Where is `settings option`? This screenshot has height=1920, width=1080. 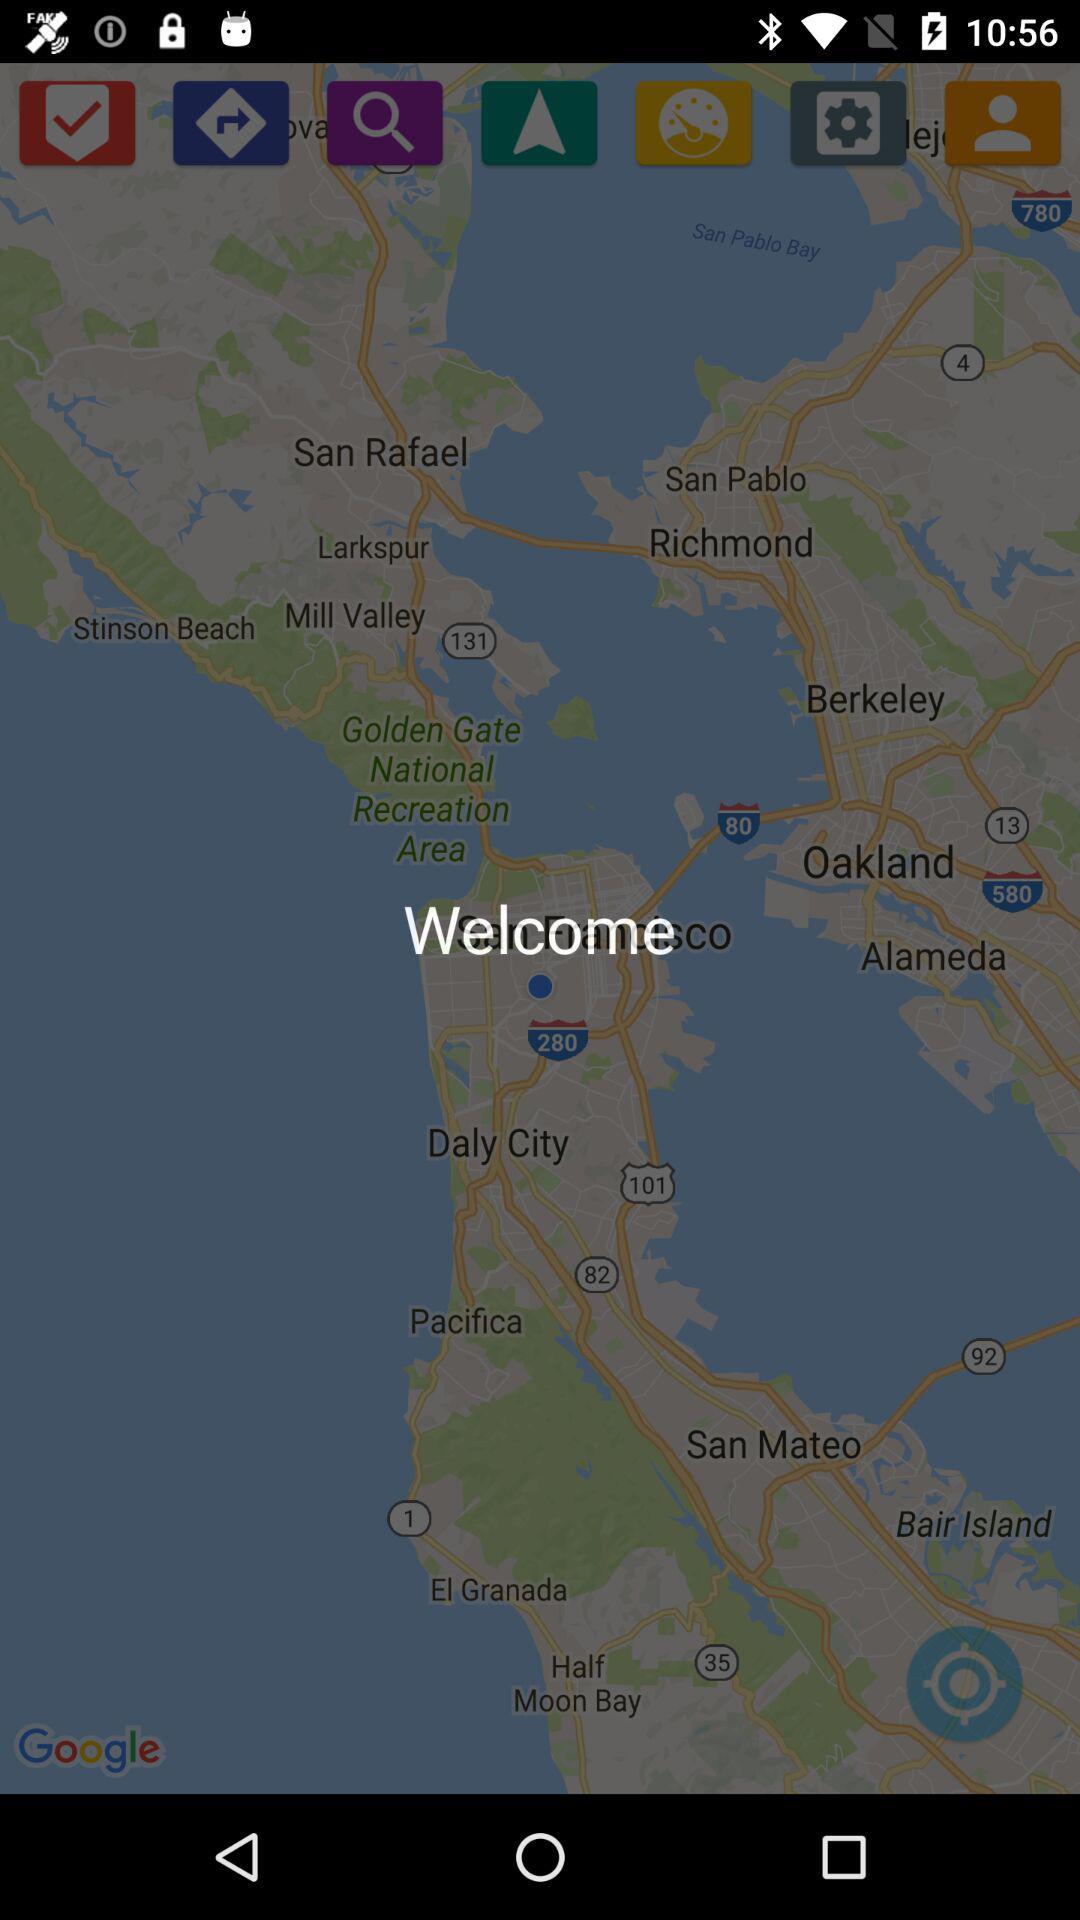 settings option is located at coordinates (848, 121).